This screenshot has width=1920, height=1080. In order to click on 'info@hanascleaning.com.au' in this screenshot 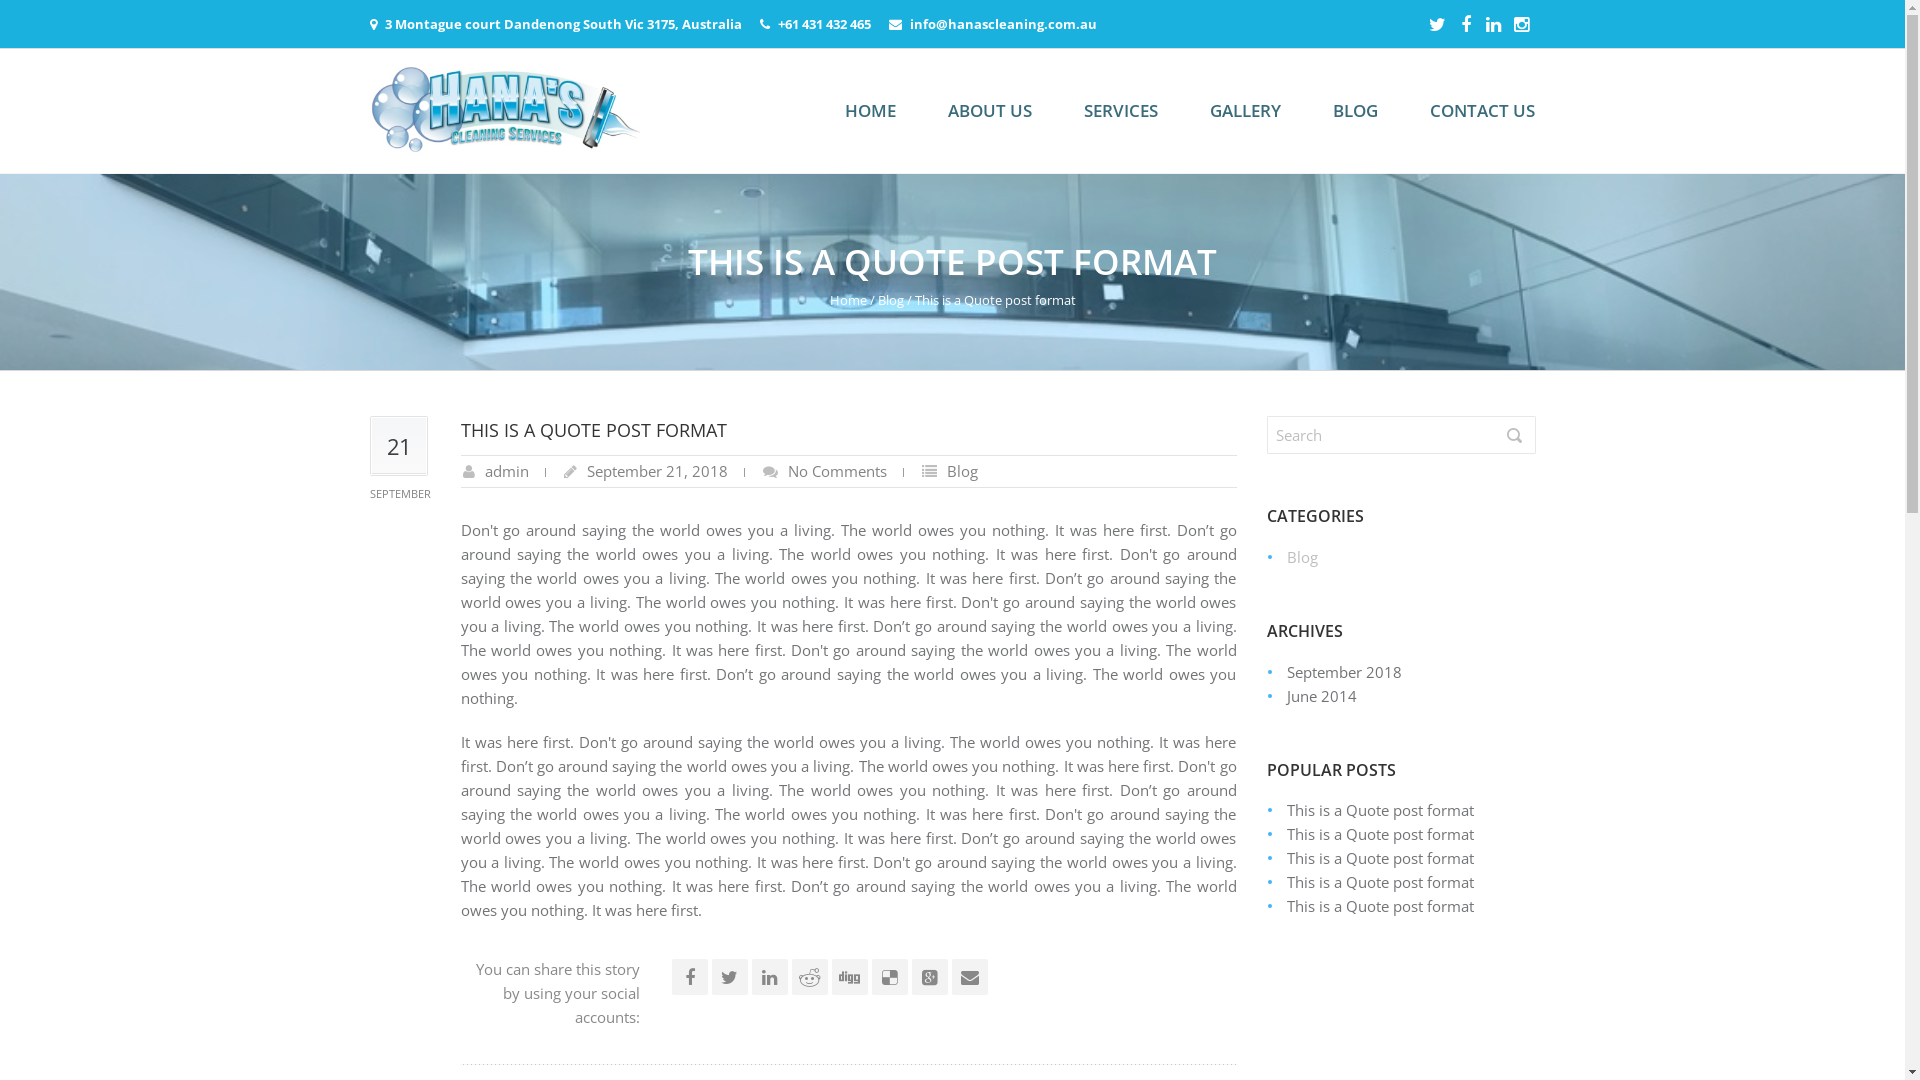, I will do `click(1003, 23)`.